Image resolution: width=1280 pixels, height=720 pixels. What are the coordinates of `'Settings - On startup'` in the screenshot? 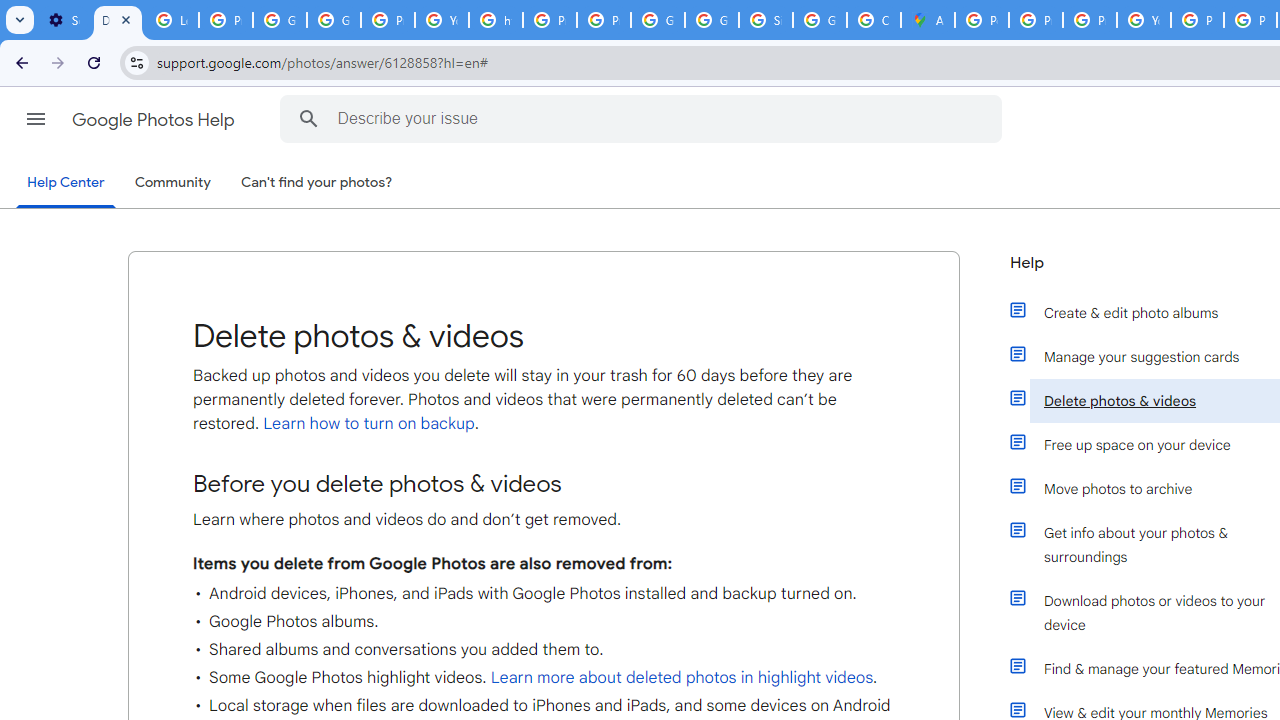 It's located at (64, 20).